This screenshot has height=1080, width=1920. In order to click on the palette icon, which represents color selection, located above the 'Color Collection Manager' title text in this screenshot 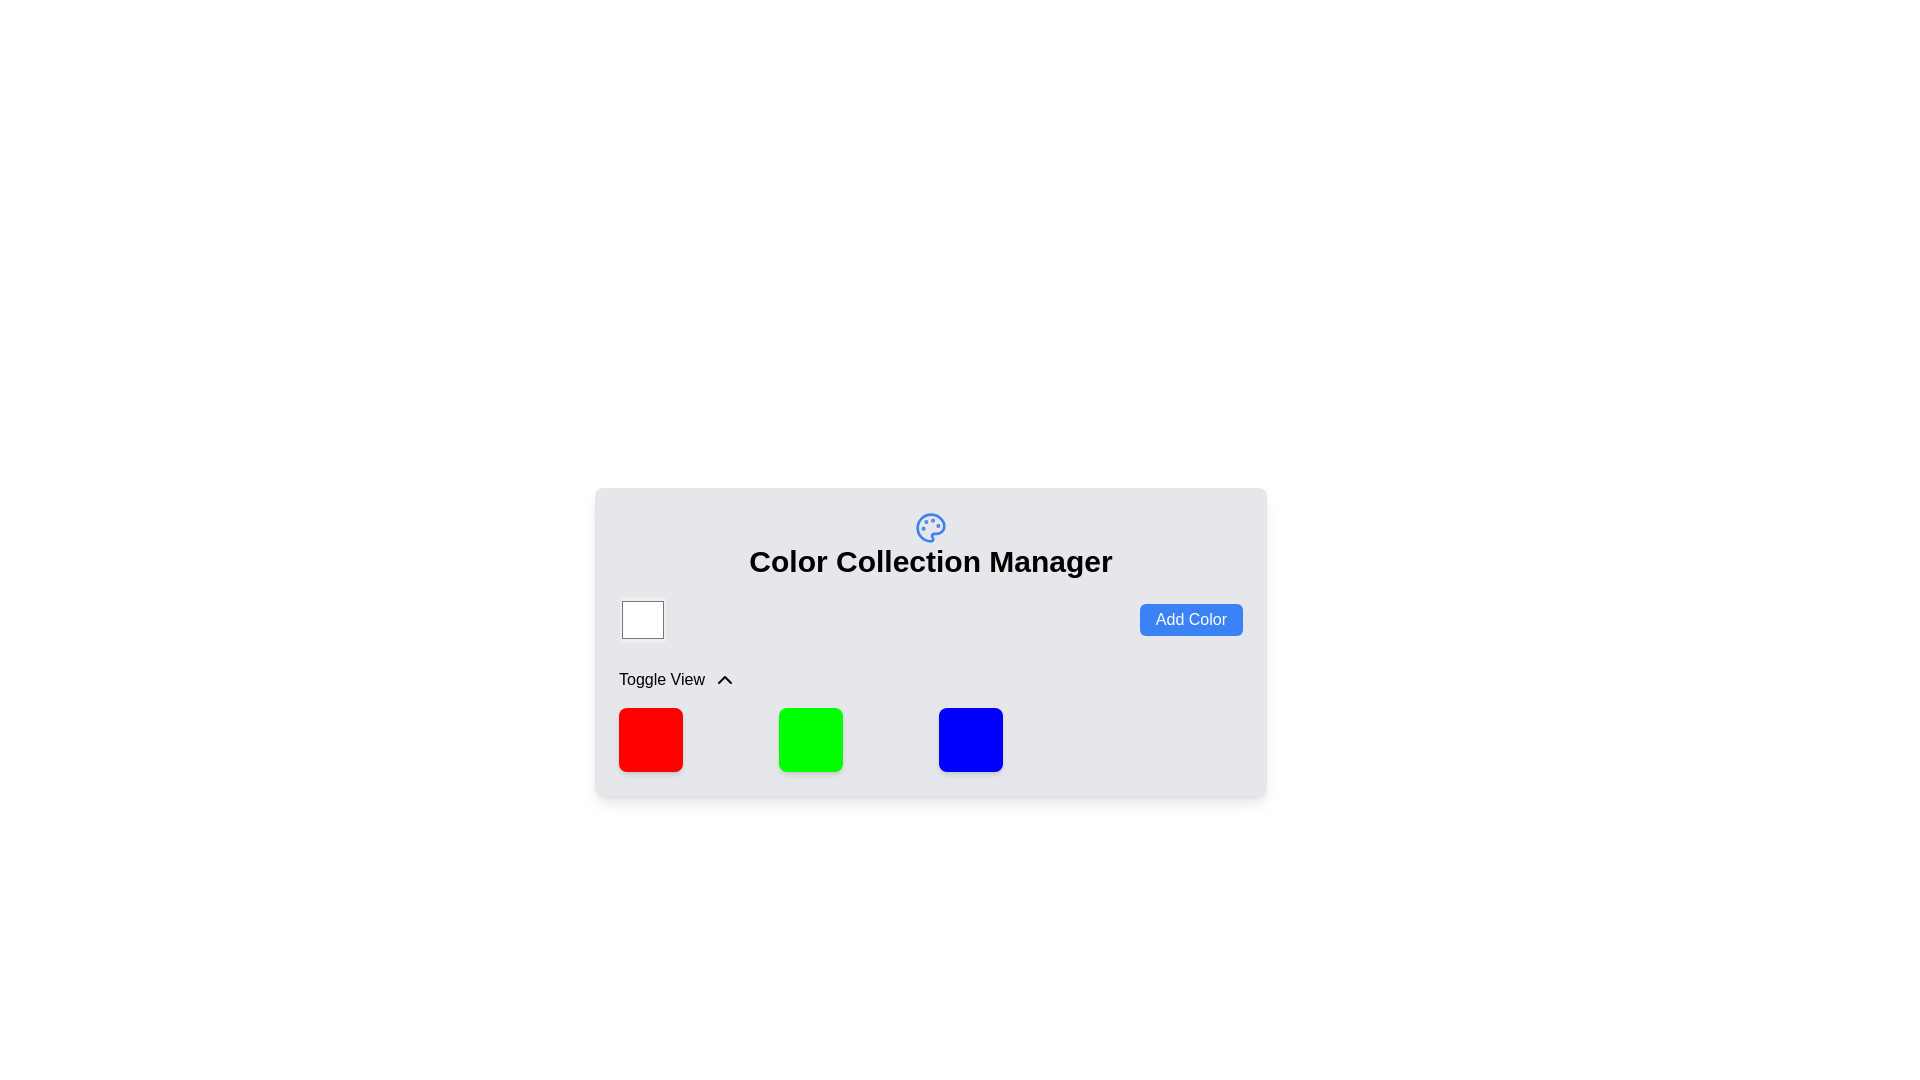, I will do `click(930, 527)`.